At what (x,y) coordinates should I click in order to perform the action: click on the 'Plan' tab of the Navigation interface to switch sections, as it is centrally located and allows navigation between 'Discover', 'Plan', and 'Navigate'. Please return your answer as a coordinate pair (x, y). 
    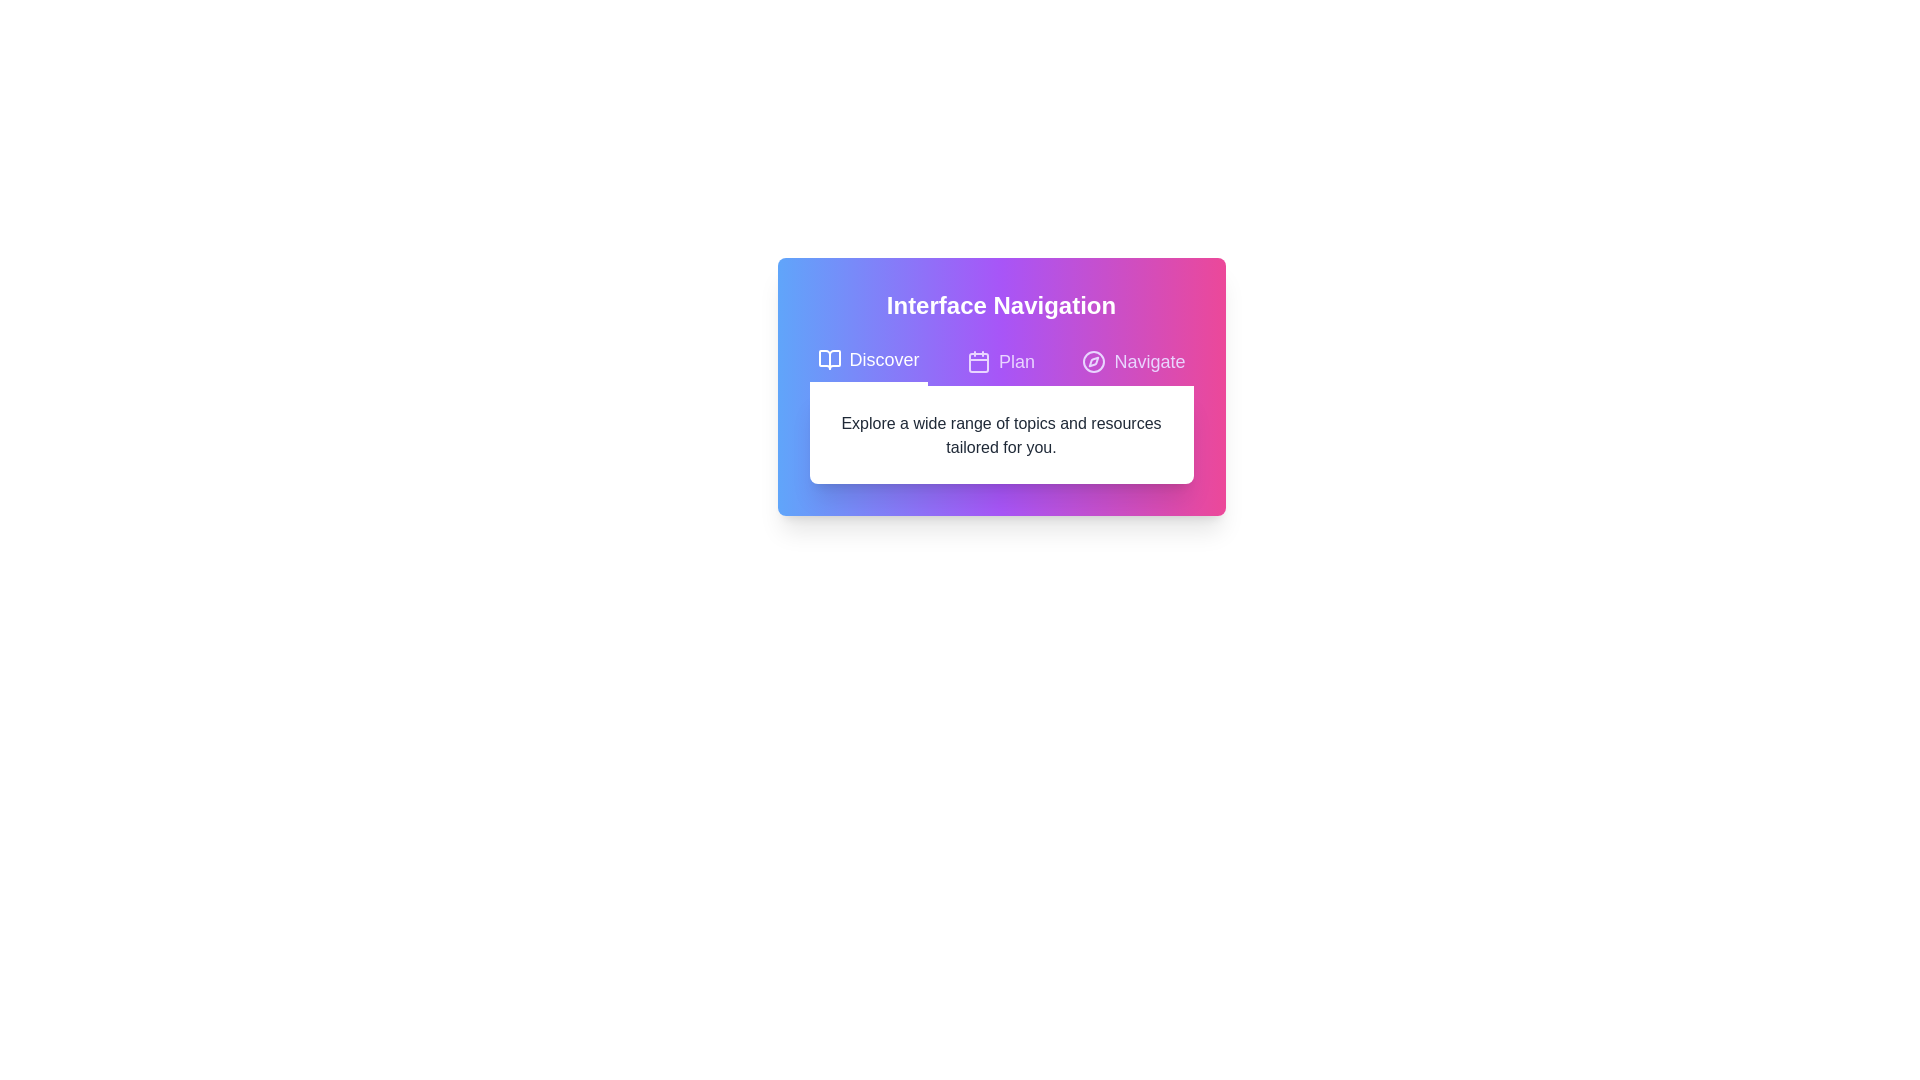
    Looking at the image, I should click on (1001, 386).